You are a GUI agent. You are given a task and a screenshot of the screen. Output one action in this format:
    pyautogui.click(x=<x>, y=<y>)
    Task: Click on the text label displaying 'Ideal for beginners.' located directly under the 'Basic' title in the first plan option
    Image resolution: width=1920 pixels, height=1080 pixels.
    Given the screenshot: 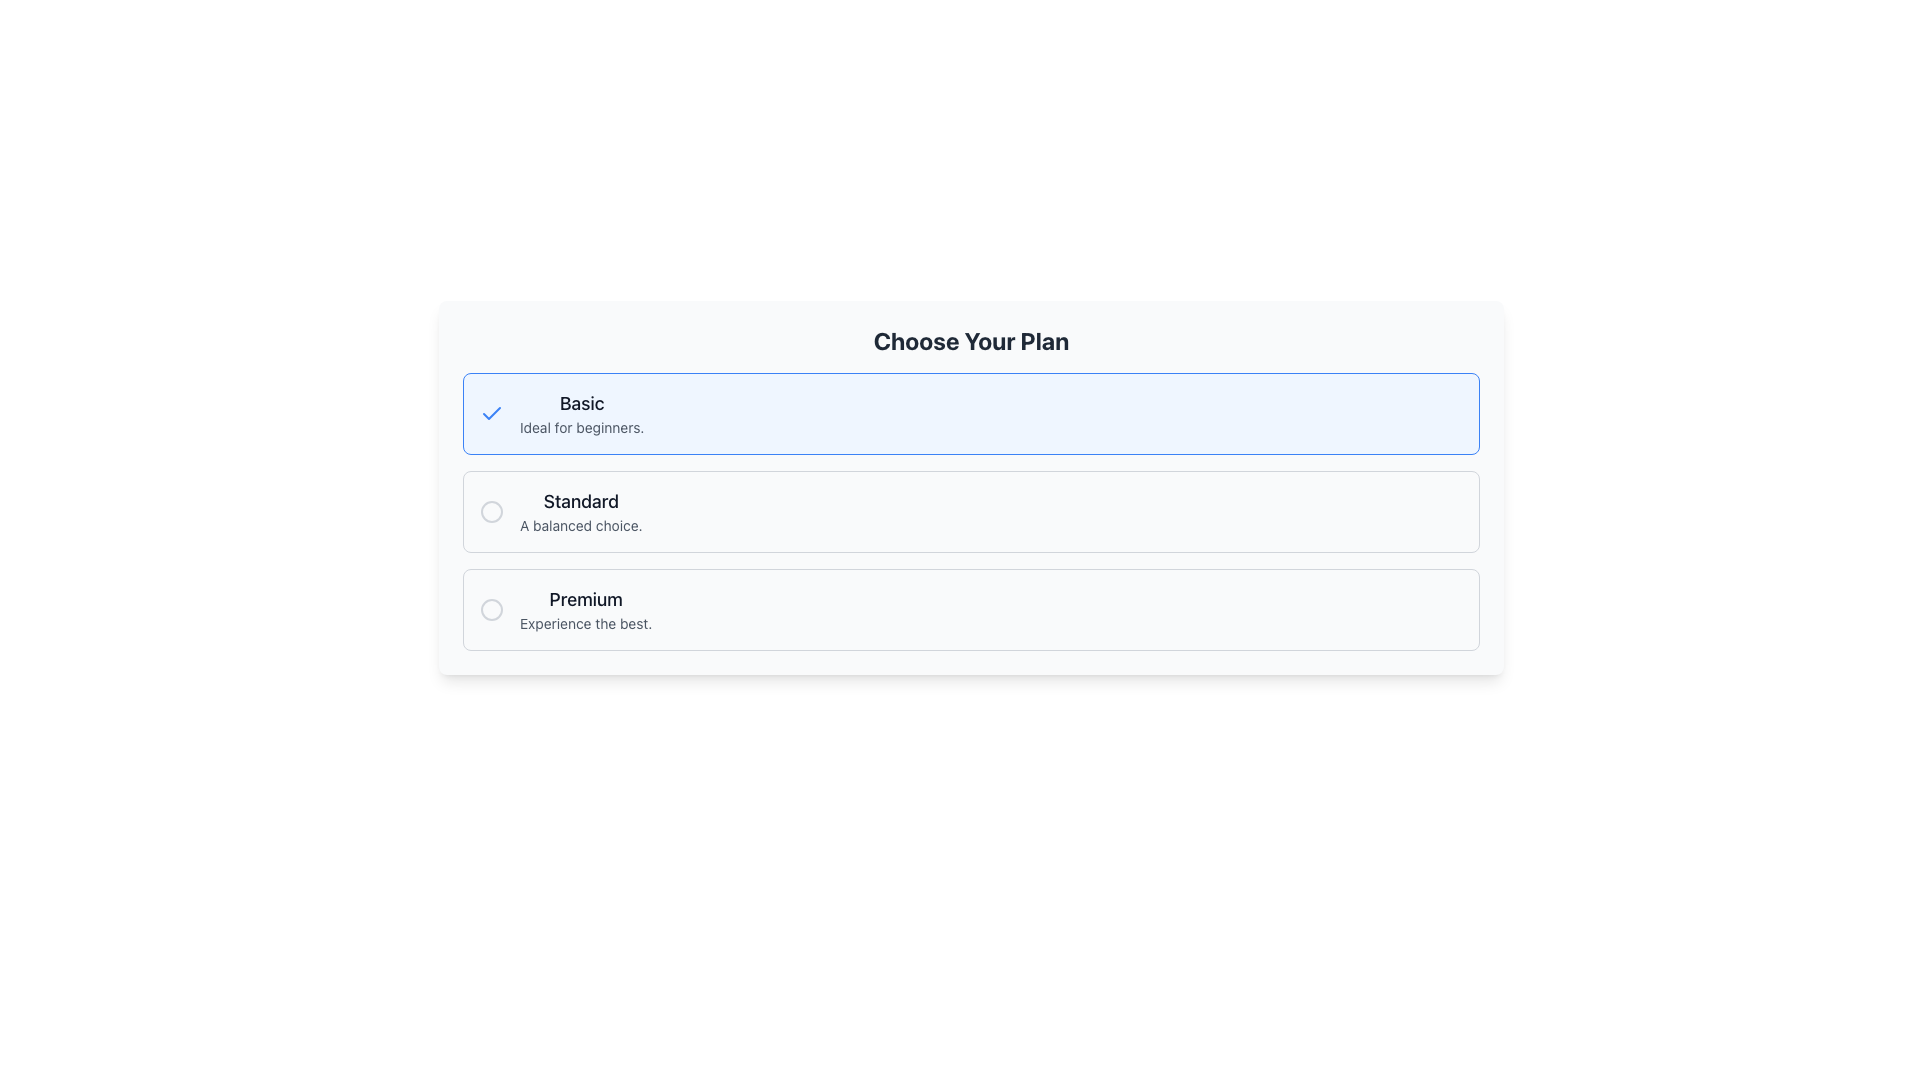 What is the action you would take?
    pyautogui.click(x=581, y=427)
    